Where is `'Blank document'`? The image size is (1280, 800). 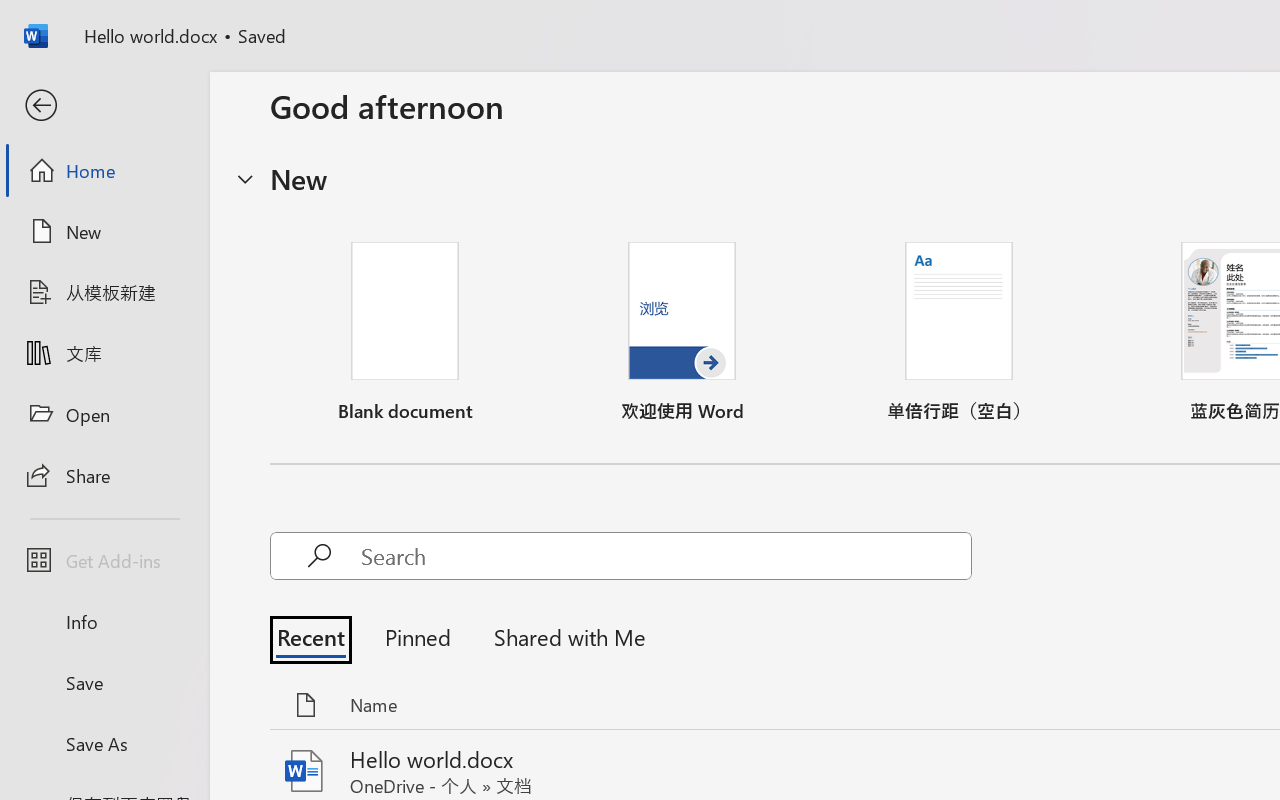
'Blank document' is located at coordinates (404, 331).